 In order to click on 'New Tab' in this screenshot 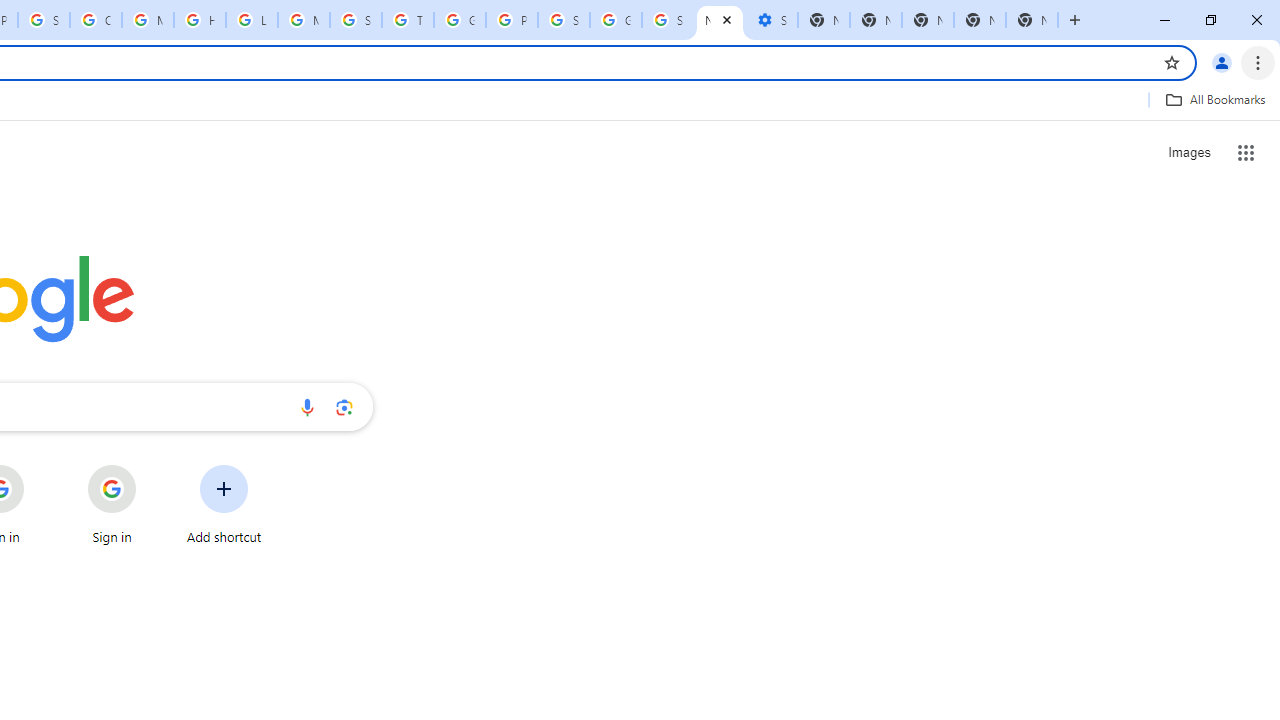, I will do `click(1032, 20)`.